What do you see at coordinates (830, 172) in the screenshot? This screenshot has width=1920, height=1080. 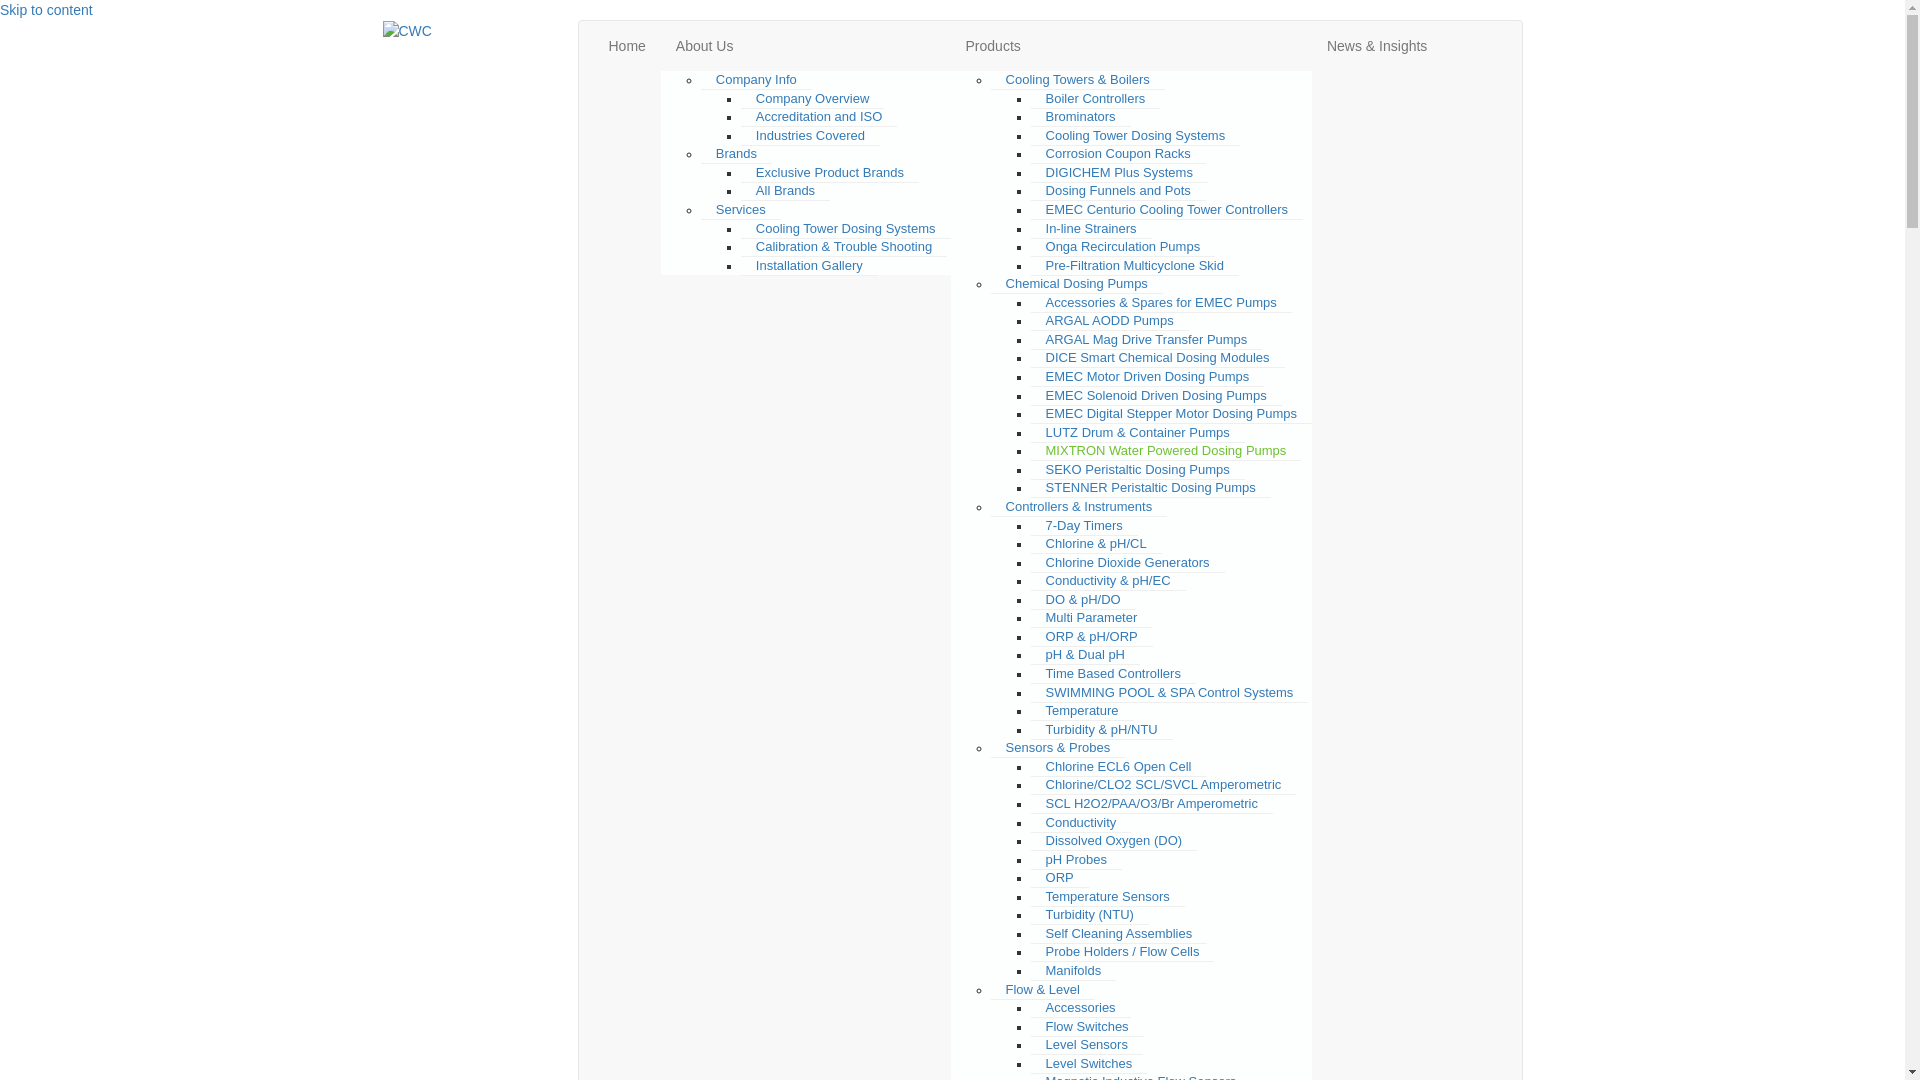 I see `'Exclusive Product Brands'` at bounding box center [830, 172].